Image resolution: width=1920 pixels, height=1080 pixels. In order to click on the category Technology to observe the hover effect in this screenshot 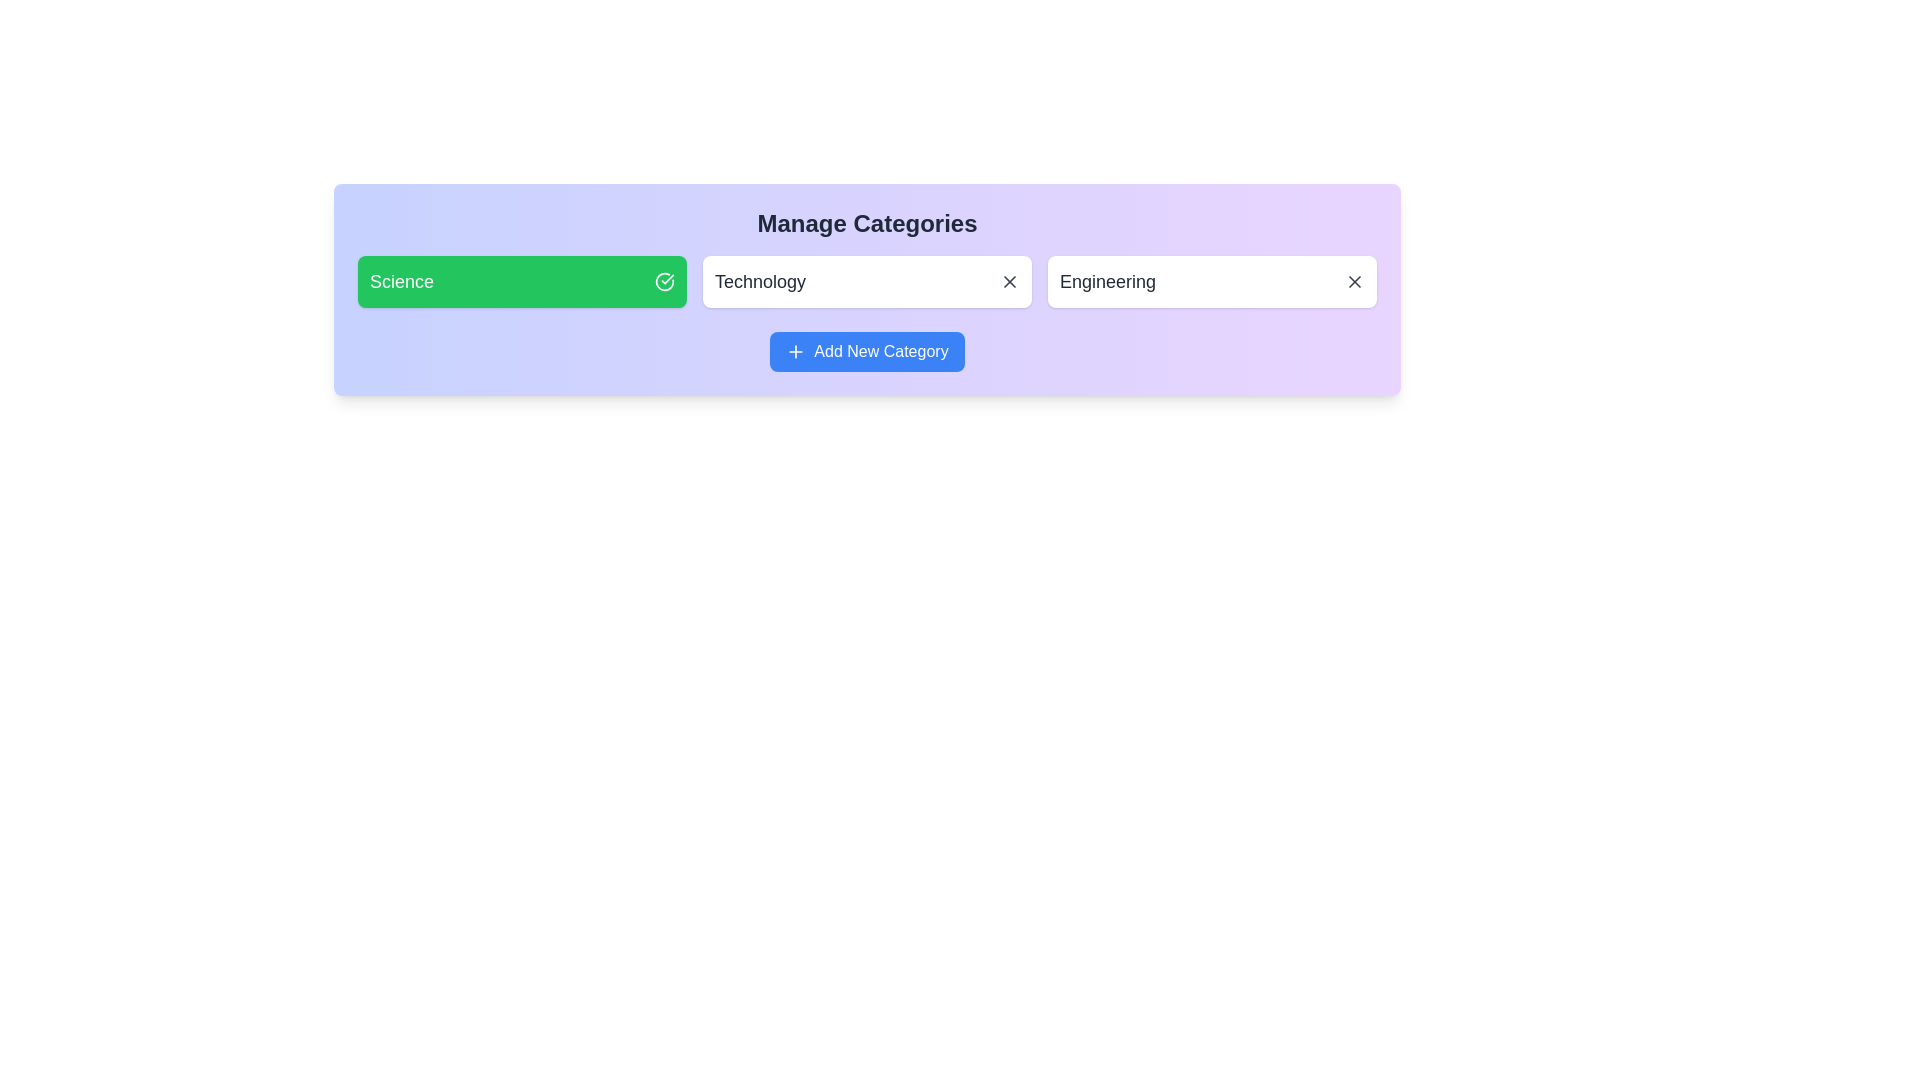, I will do `click(867, 281)`.